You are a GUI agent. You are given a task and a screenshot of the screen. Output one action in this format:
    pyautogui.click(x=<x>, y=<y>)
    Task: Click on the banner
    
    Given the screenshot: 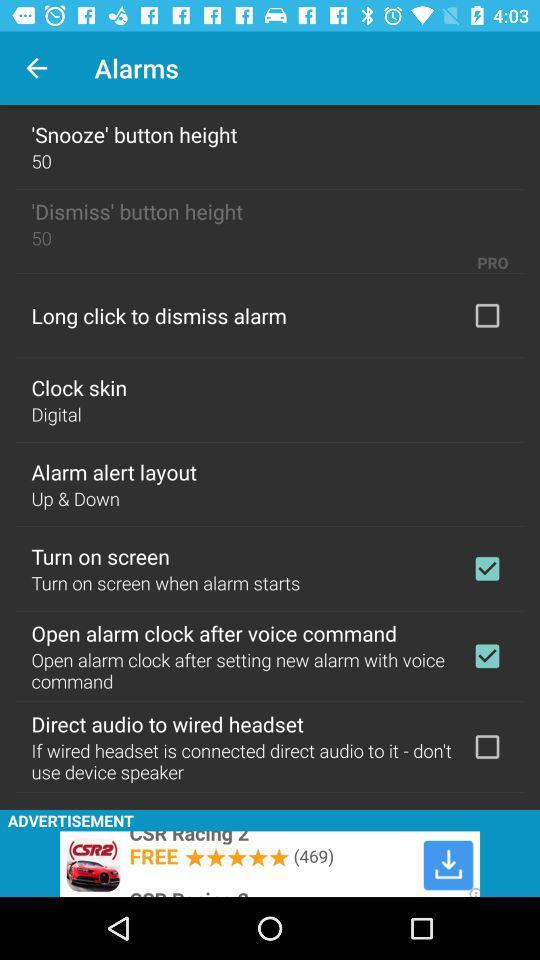 What is the action you would take?
    pyautogui.click(x=270, y=863)
    